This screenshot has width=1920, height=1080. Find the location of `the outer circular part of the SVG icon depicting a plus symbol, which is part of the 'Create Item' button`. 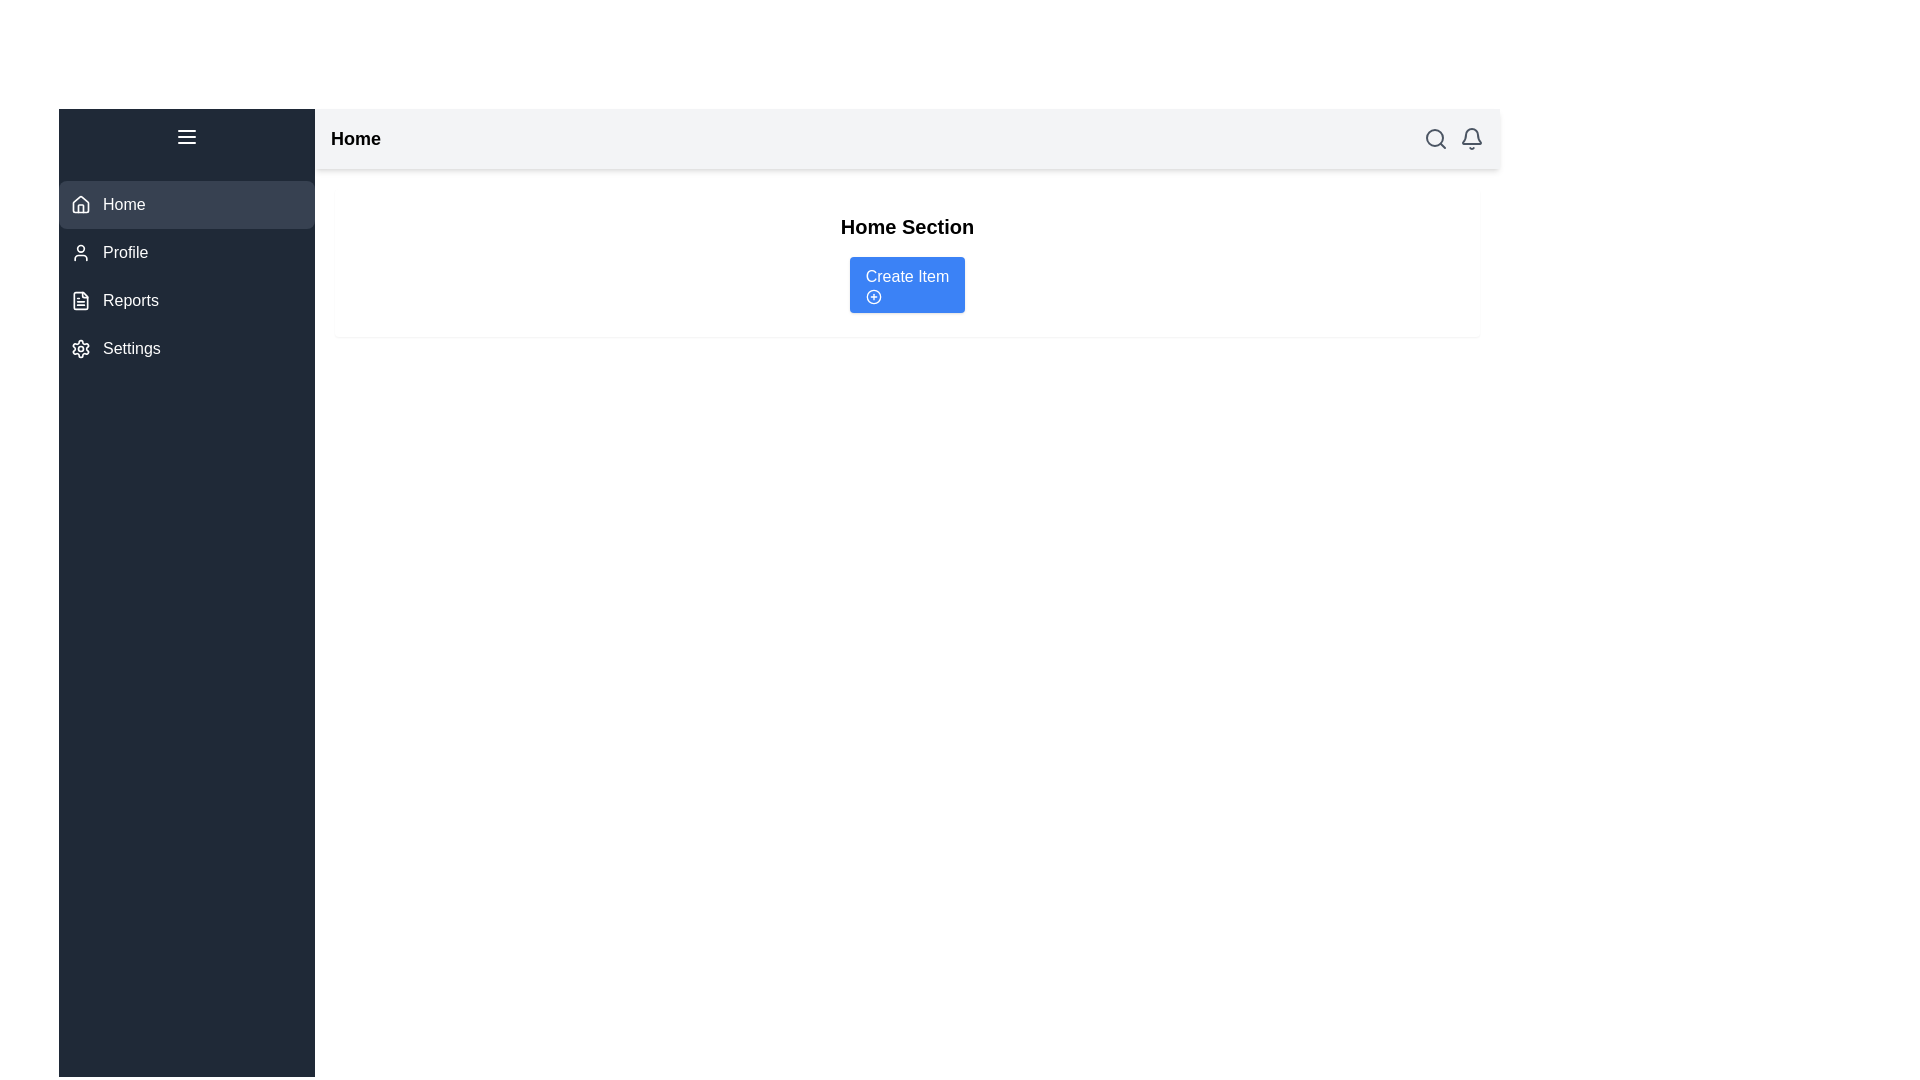

the outer circular part of the SVG icon depicting a plus symbol, which is part of the 'Create Item' button is located at coordinates (873, 297).